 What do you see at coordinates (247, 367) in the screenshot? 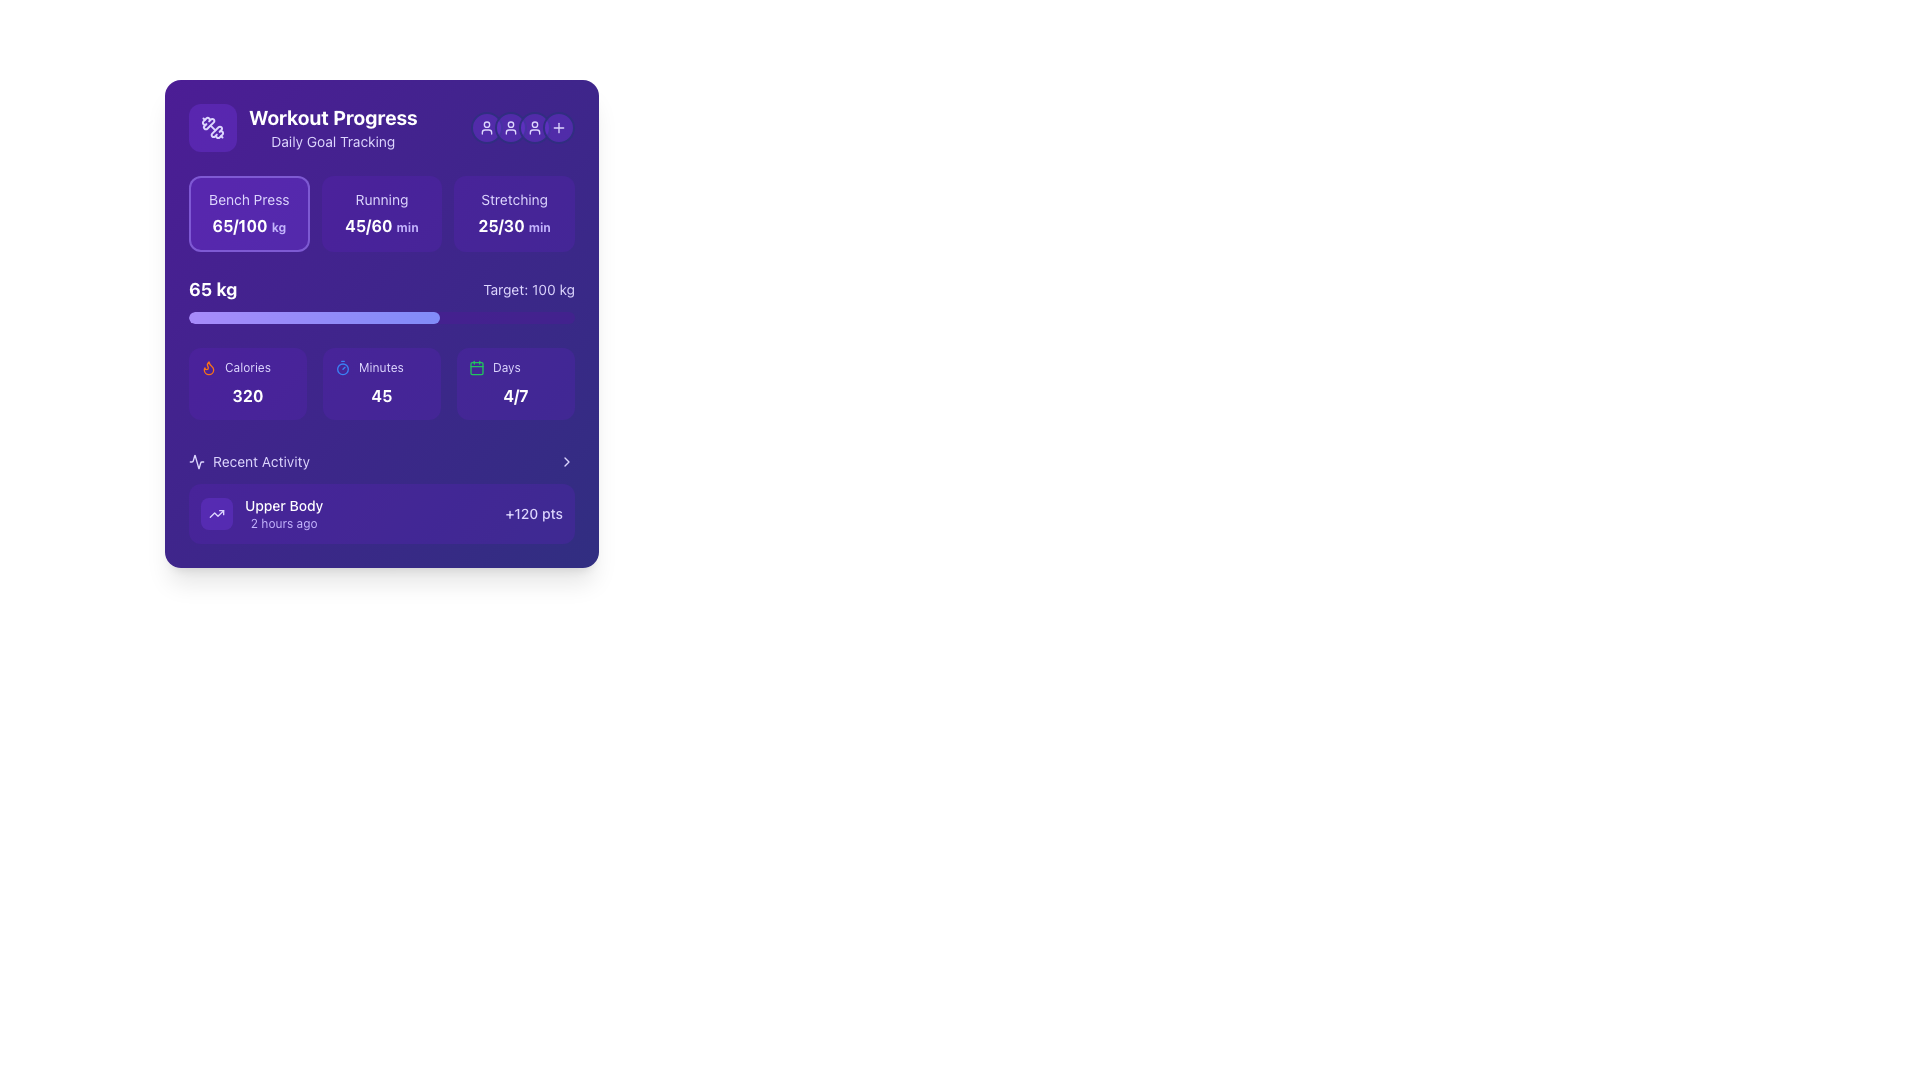
I see `the static label text that describes the calories burned, located above the numeric value 320 and next to an orange flame icon` at bounding box center [247, 367].